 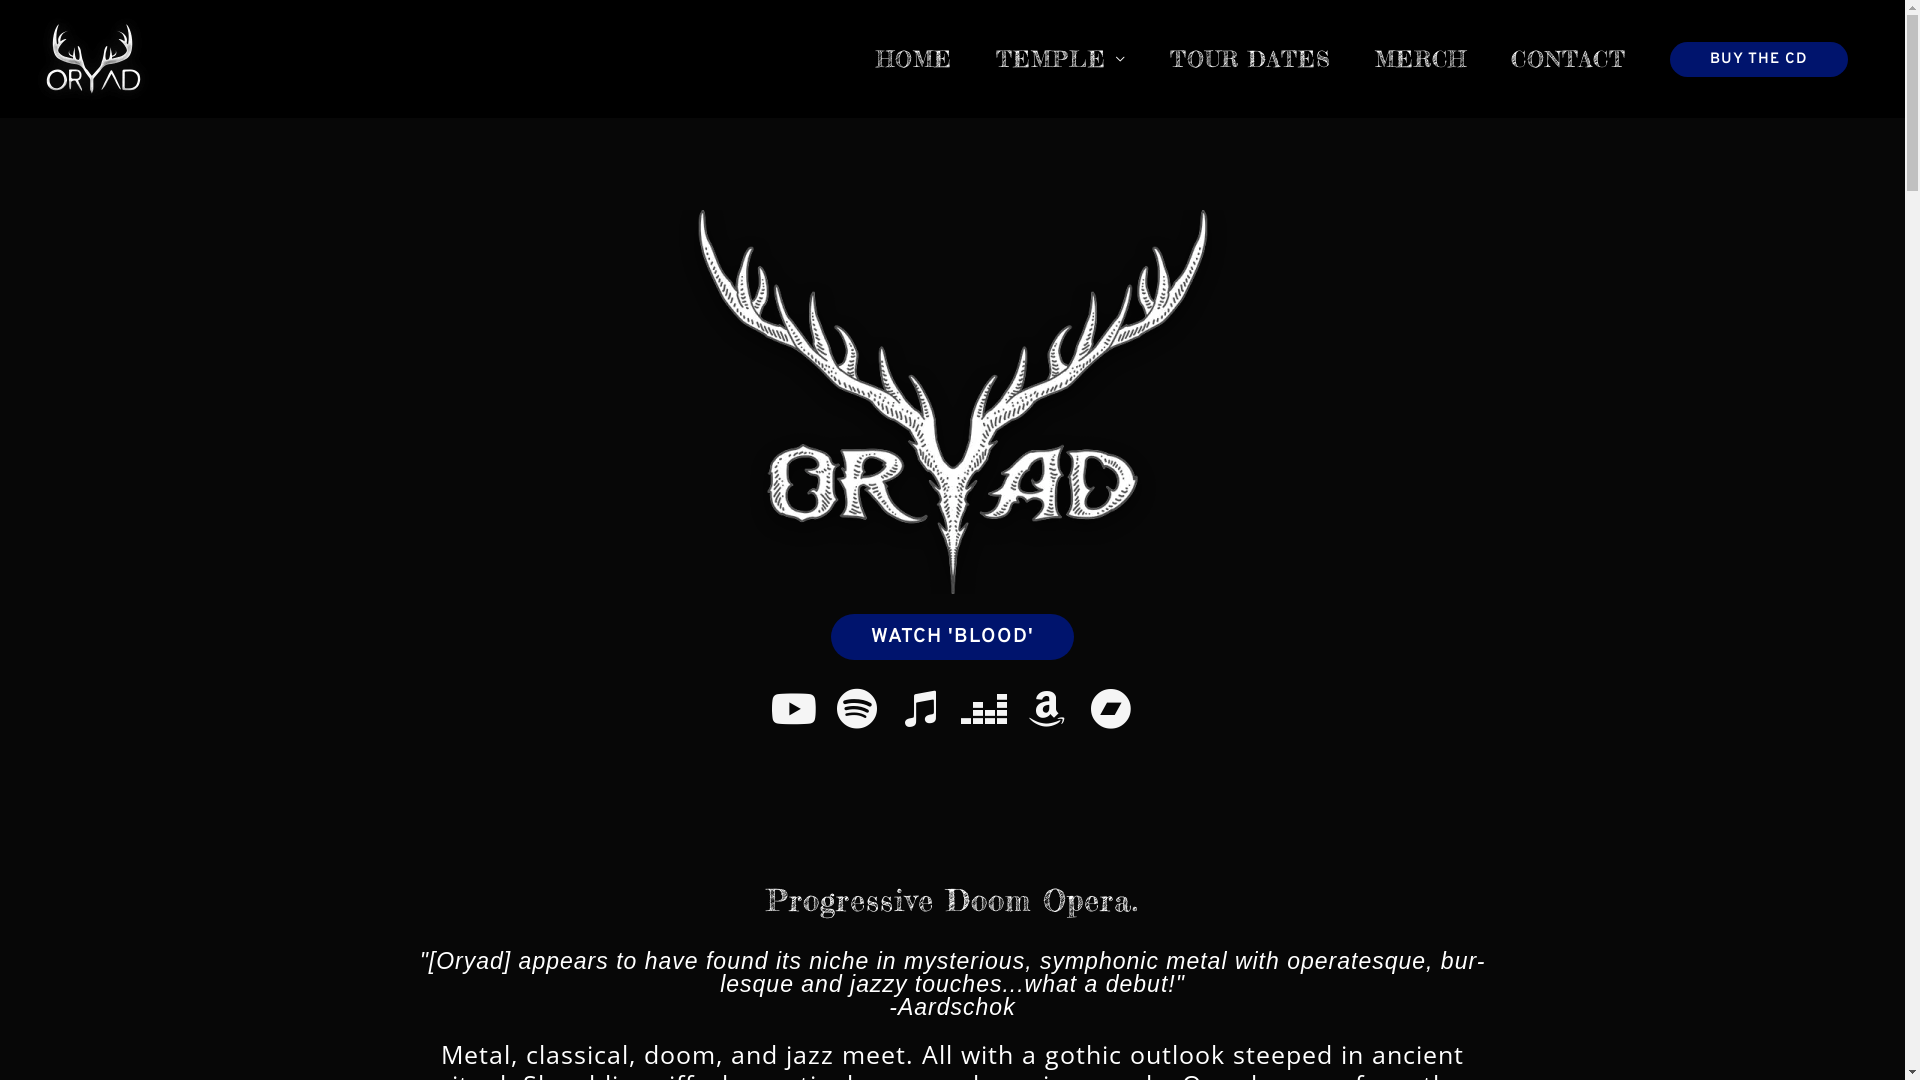 I want to click on 'HOME', so click(x=912, y=57).